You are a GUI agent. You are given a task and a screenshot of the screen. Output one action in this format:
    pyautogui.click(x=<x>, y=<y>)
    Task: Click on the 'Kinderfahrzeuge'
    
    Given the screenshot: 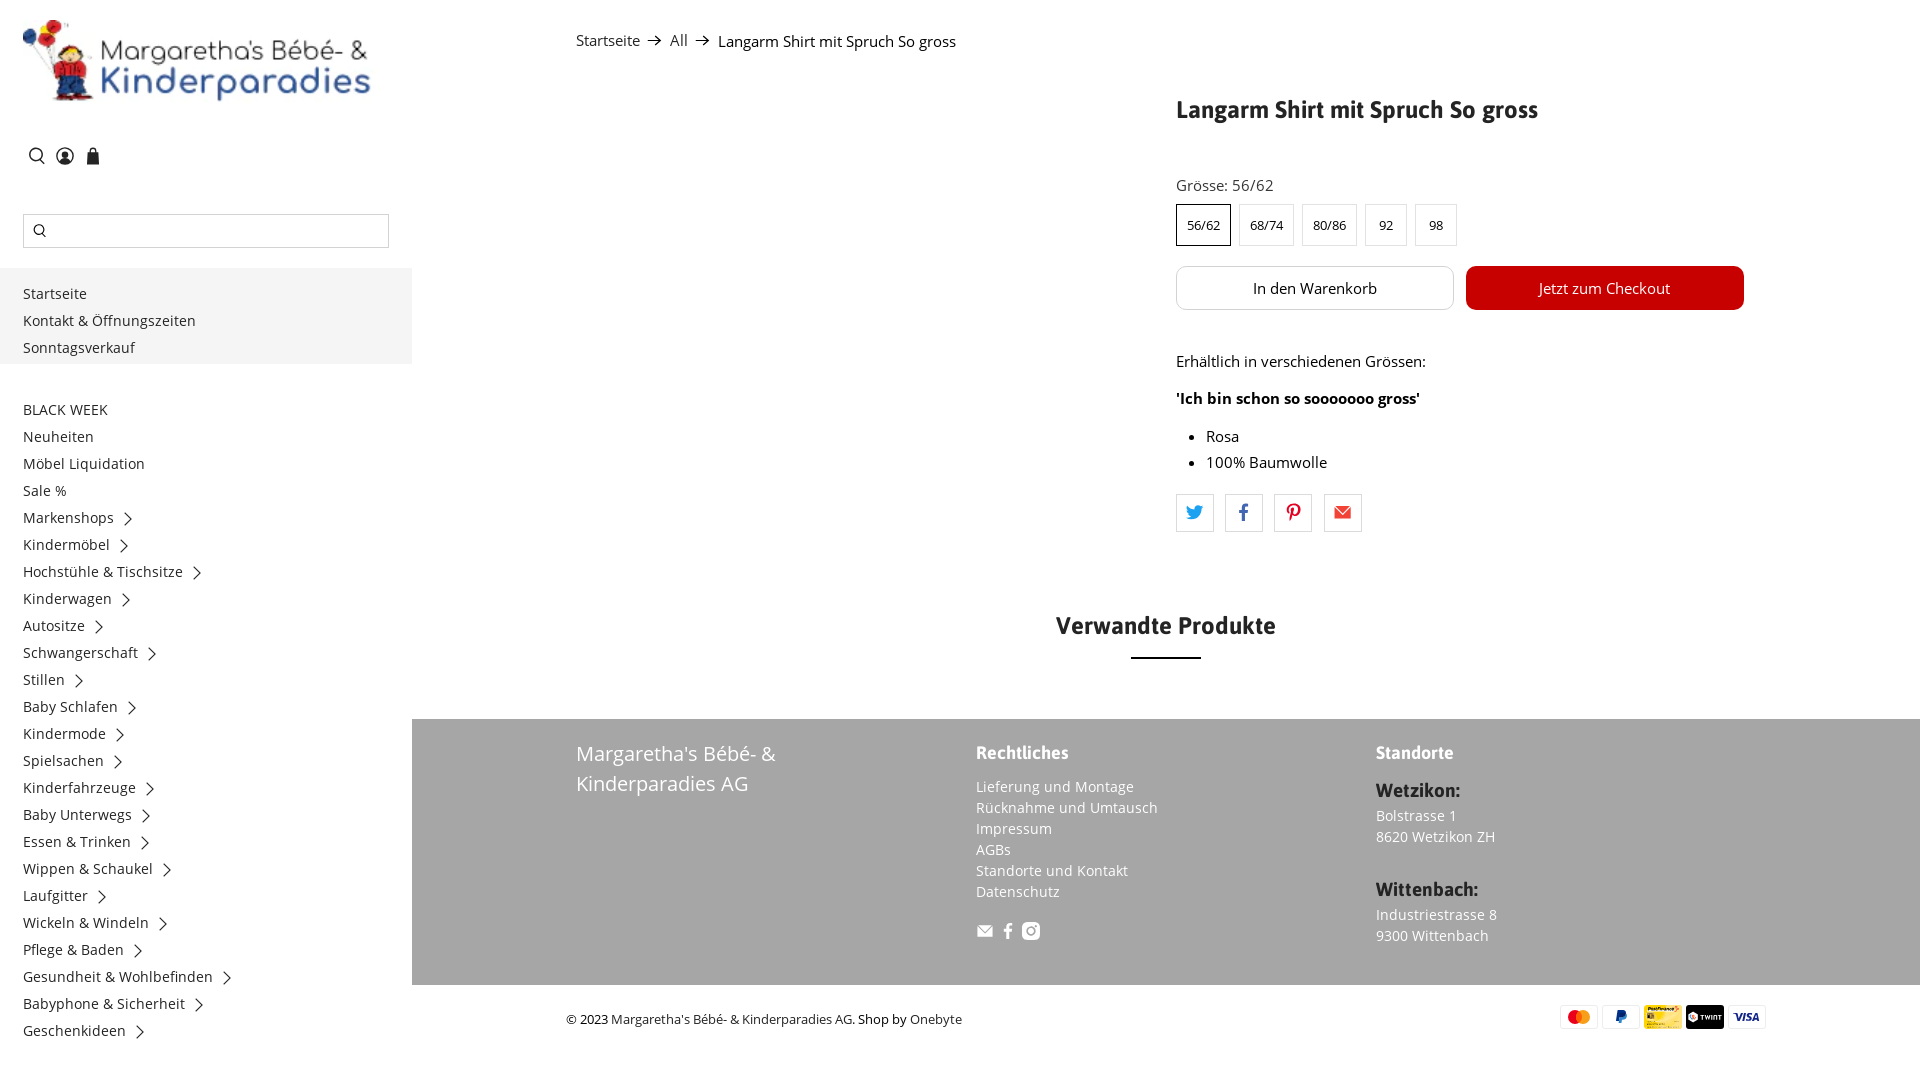 What is the action you would take?
    pyautogui.click(x=95, y=789)
    